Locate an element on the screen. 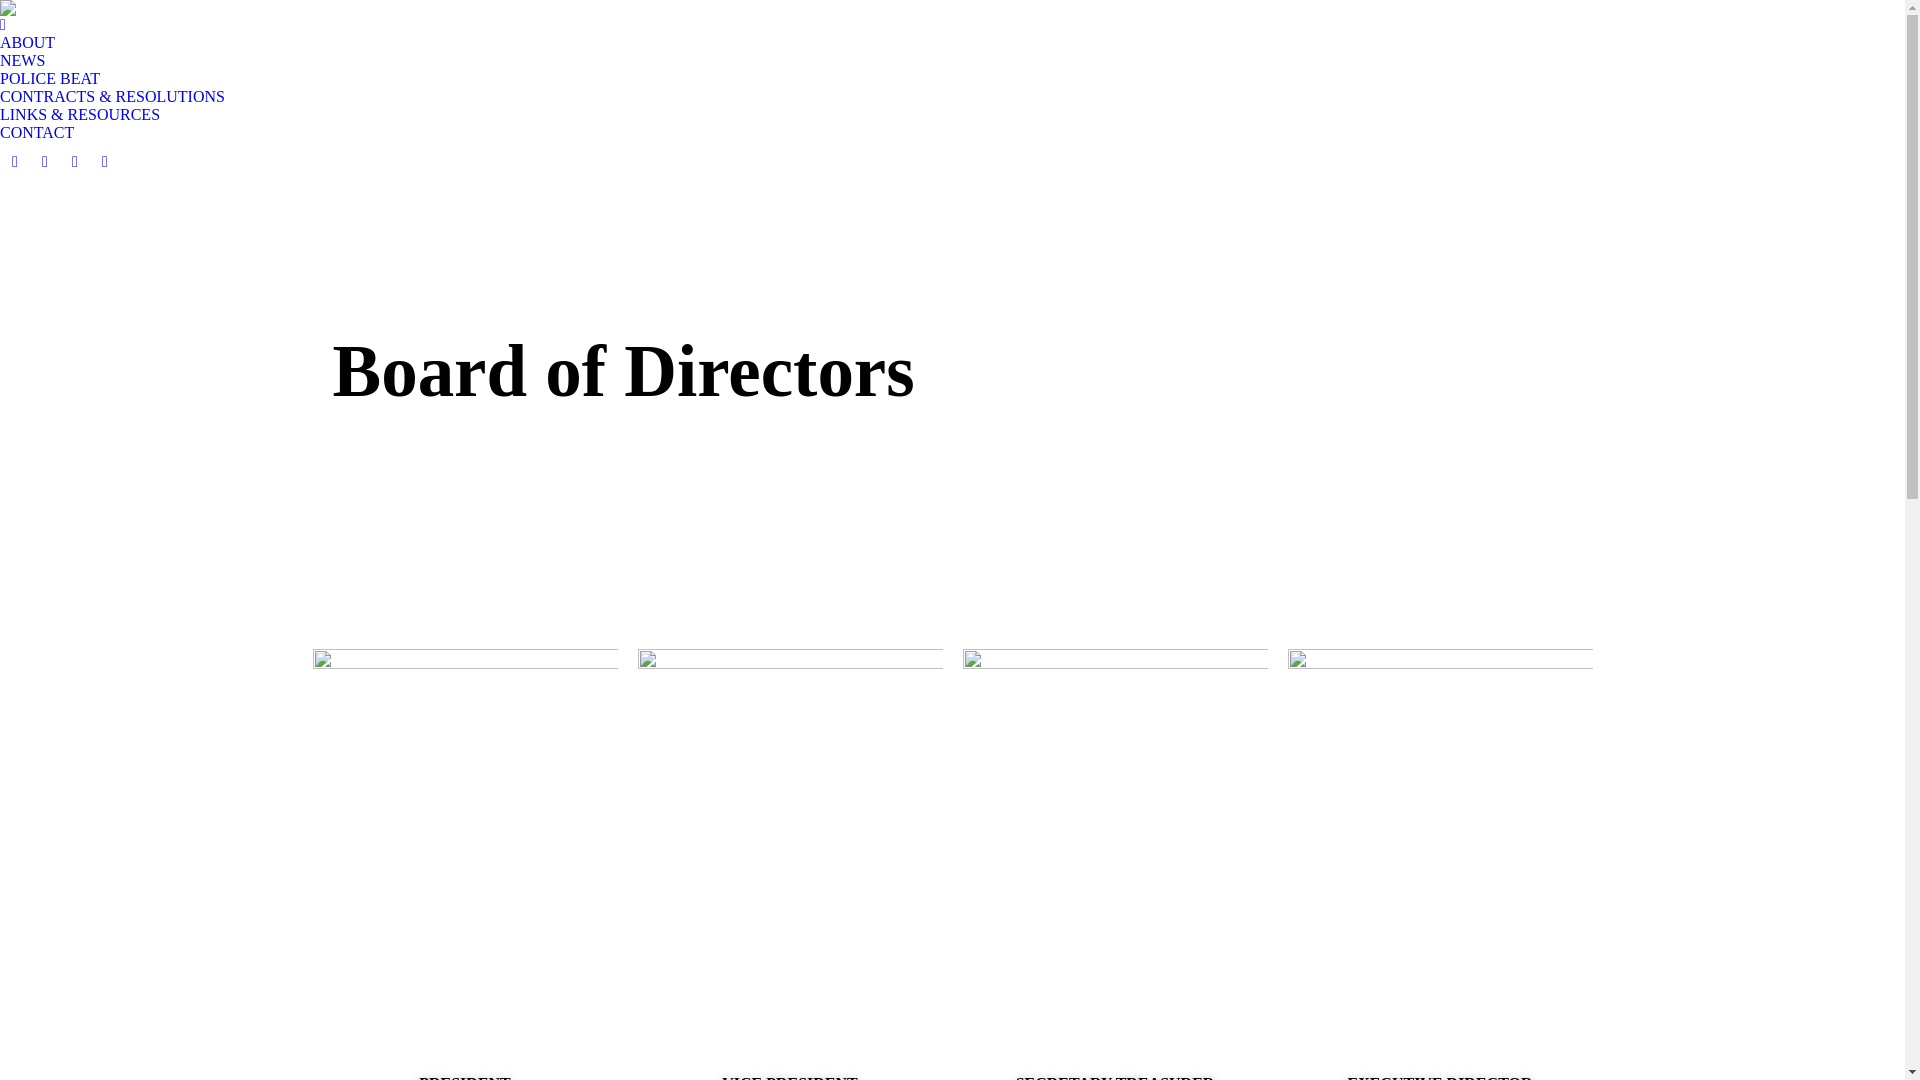  'Behance page opens in new window' is located at coordinates (75, 161).